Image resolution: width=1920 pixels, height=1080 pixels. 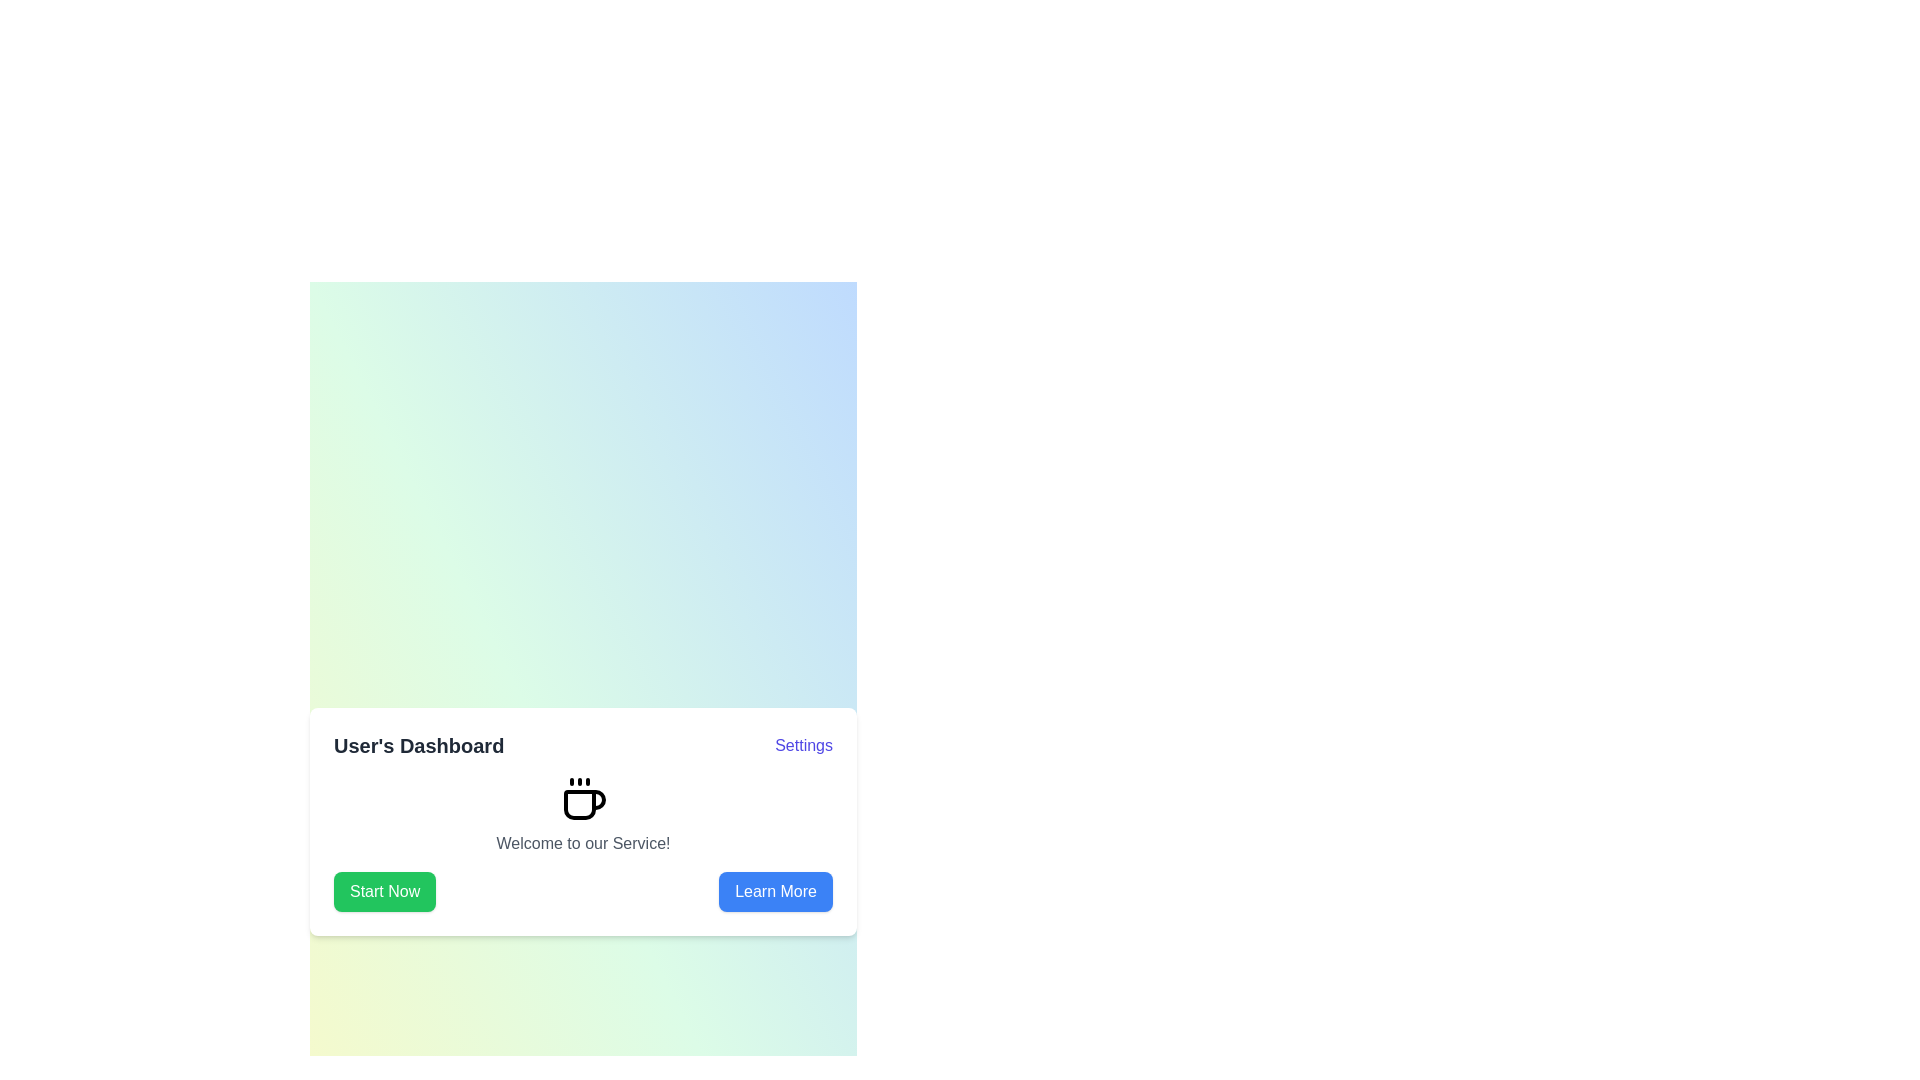 What do you see at coordinates (775, 890) in the screenshot?
I see `the rectangular button with a blue background and the label 'Learn More'` at bounding box center [775, 890].